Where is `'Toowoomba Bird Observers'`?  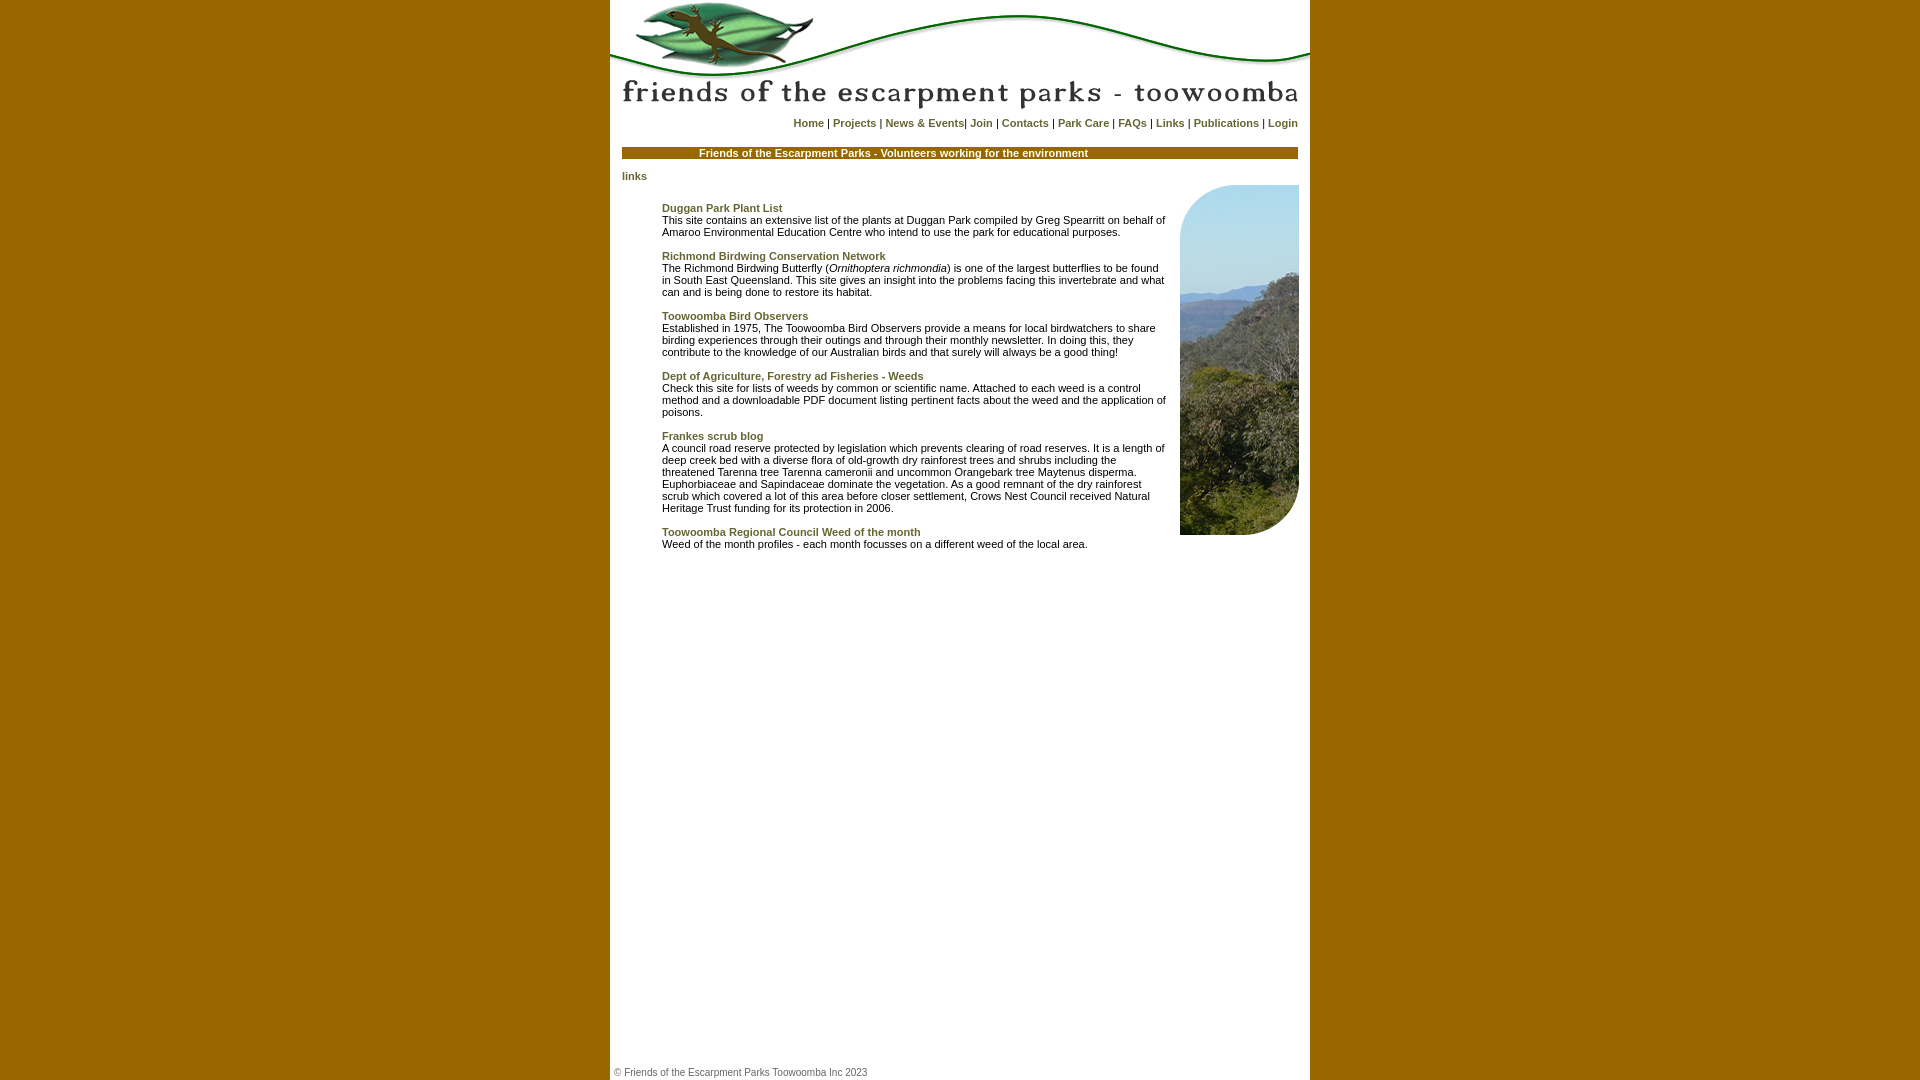
'Toowoomba Bird Observers' is located at coordinates (734, 315).